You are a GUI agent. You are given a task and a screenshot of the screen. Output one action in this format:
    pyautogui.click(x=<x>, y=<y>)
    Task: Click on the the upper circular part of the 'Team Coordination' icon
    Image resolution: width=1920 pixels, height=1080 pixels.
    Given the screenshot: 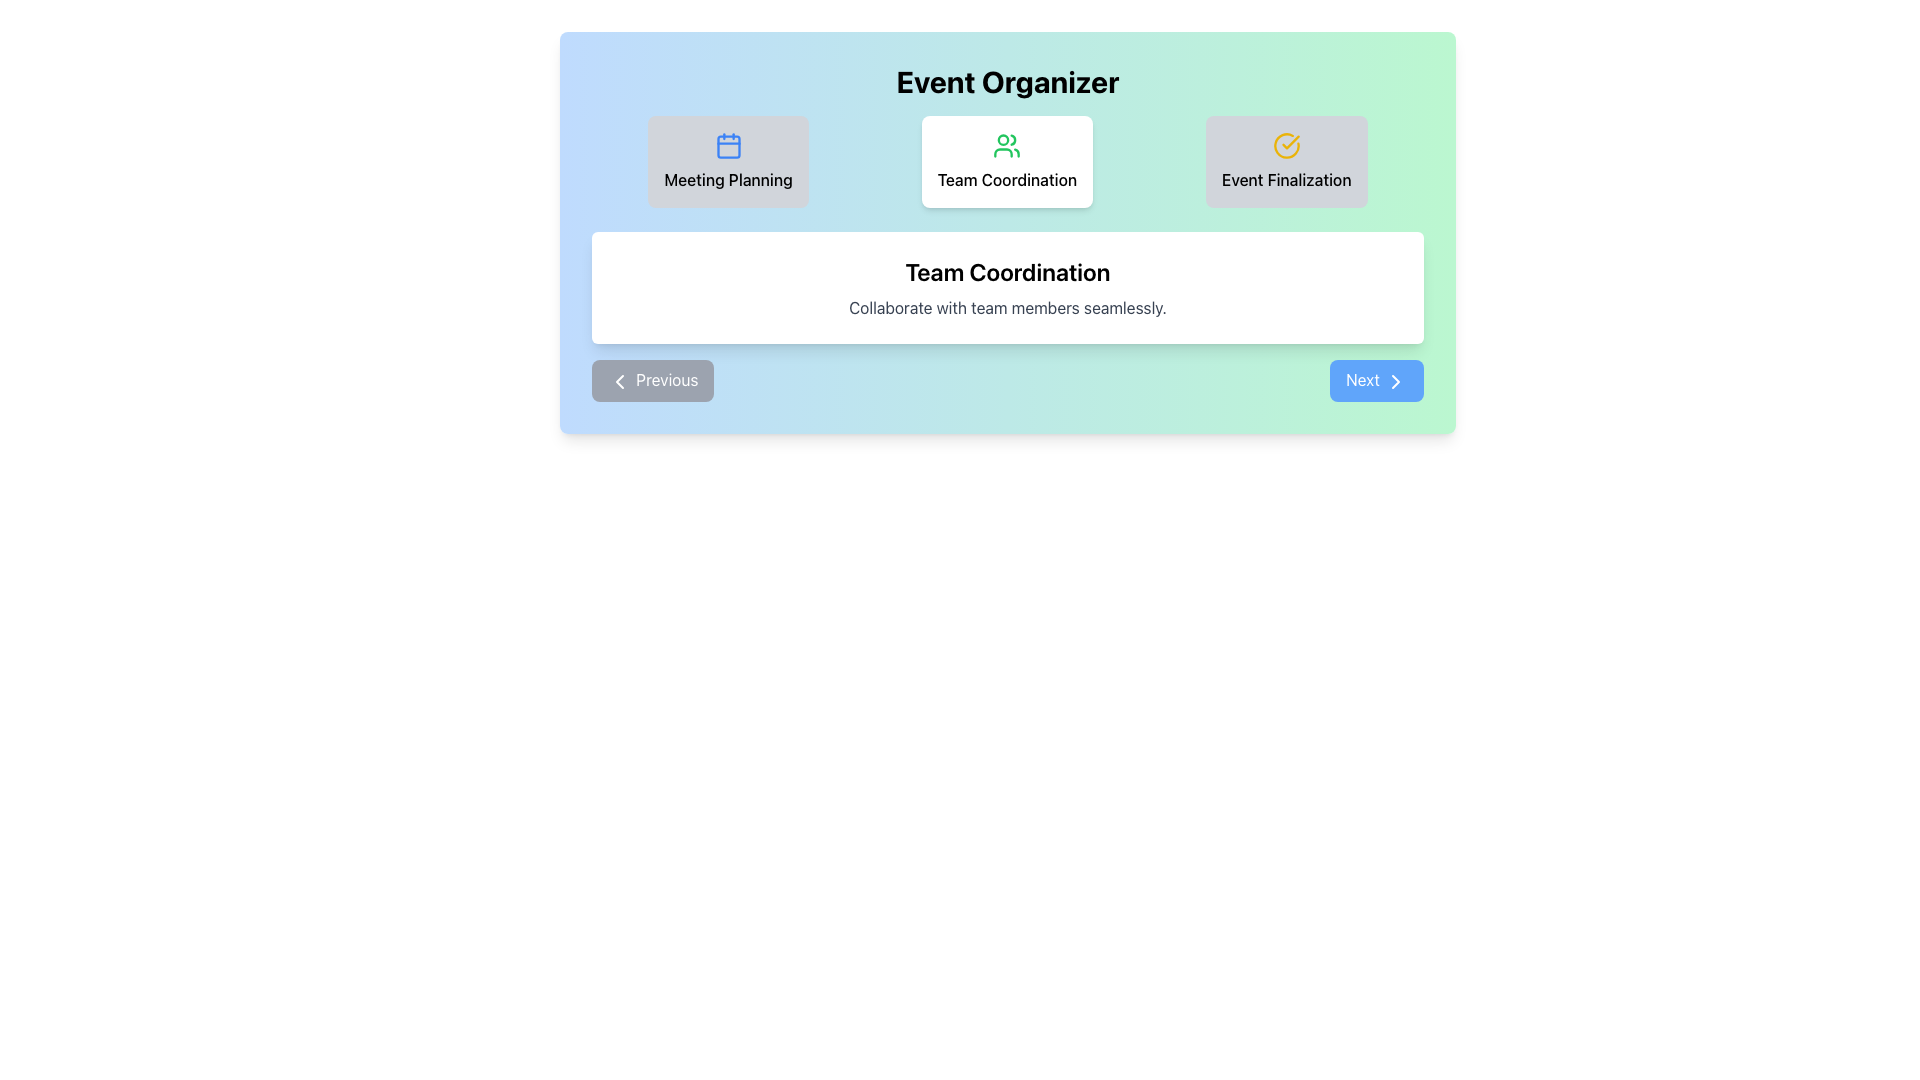 What is the action you would take?
    pyautogui.click(x=1013, y=139)
    